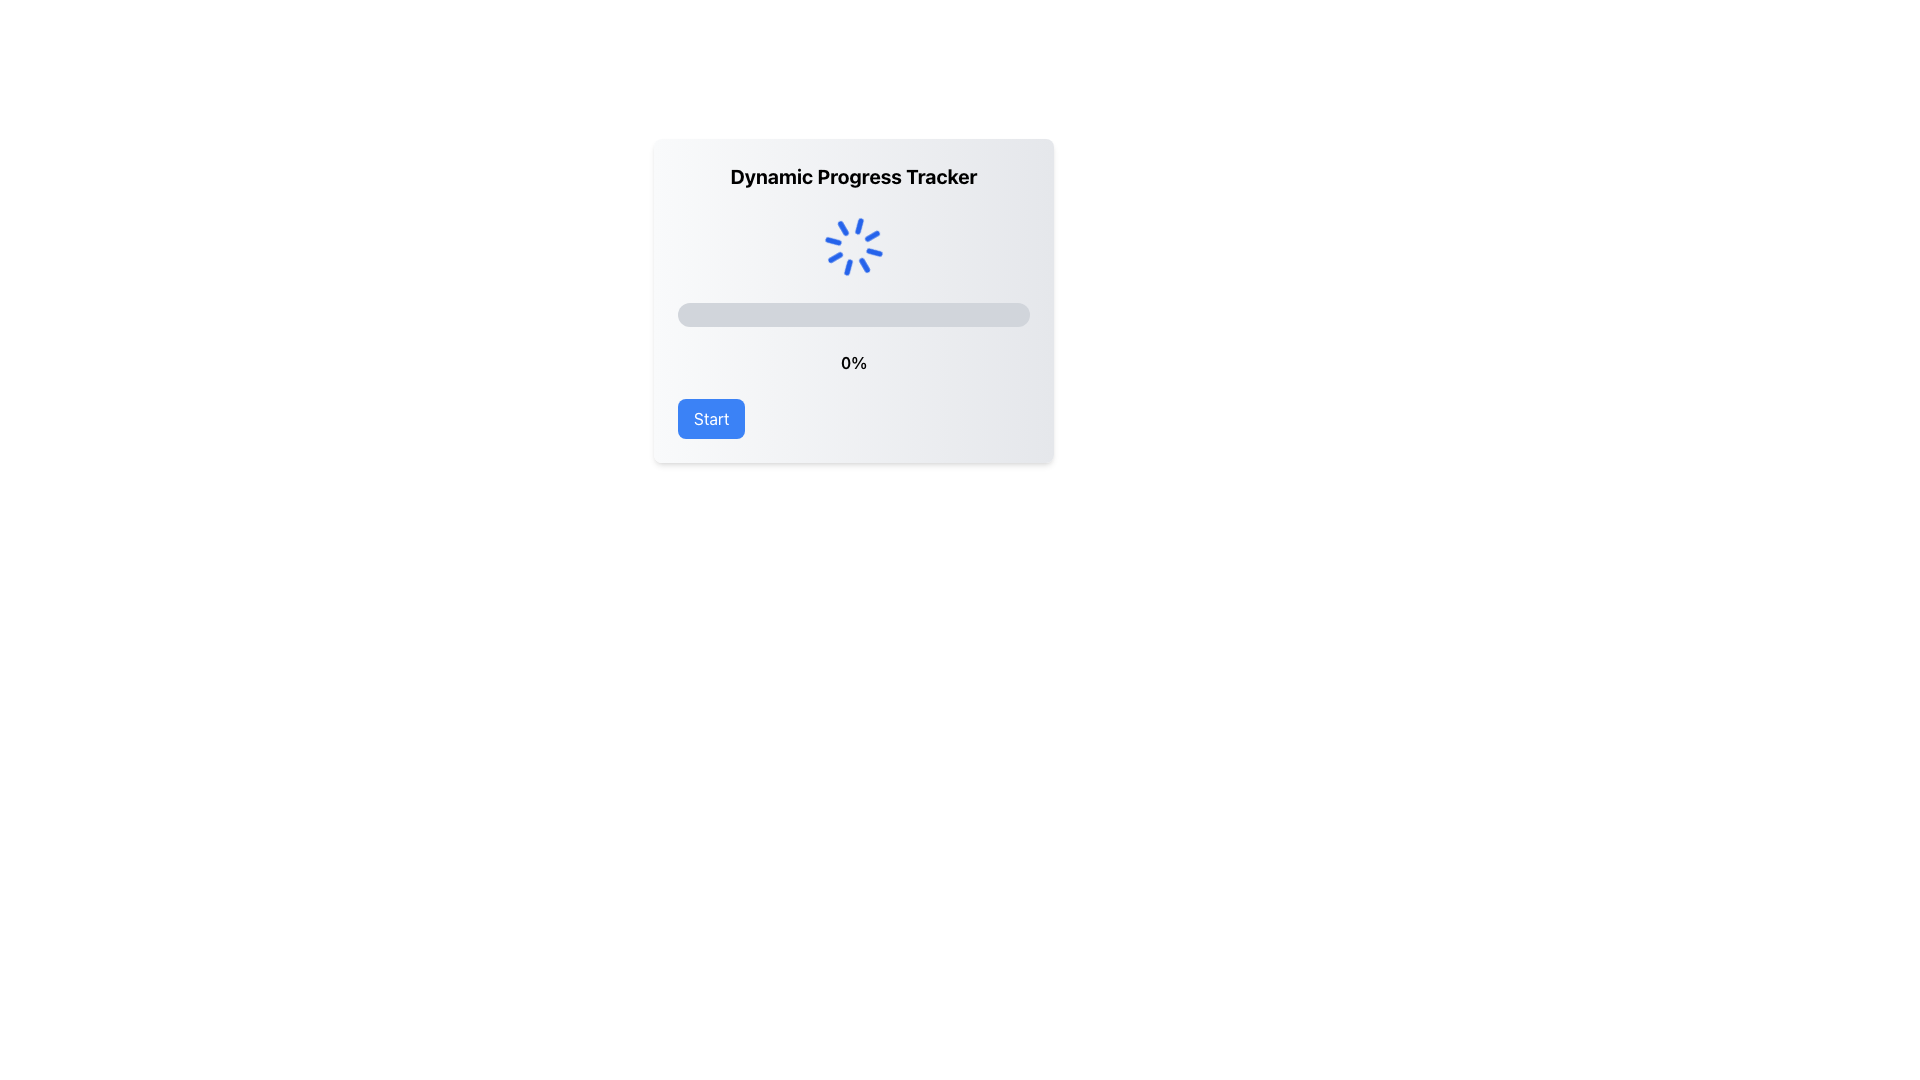 The image size is (1920, 1080). What do you see at coordinates (854, 245) in the screenshot?
I see `the loading spinner located below the title 'Dynamic Progress Tracker' and above the progress bar` at bounding box center [854, 245].